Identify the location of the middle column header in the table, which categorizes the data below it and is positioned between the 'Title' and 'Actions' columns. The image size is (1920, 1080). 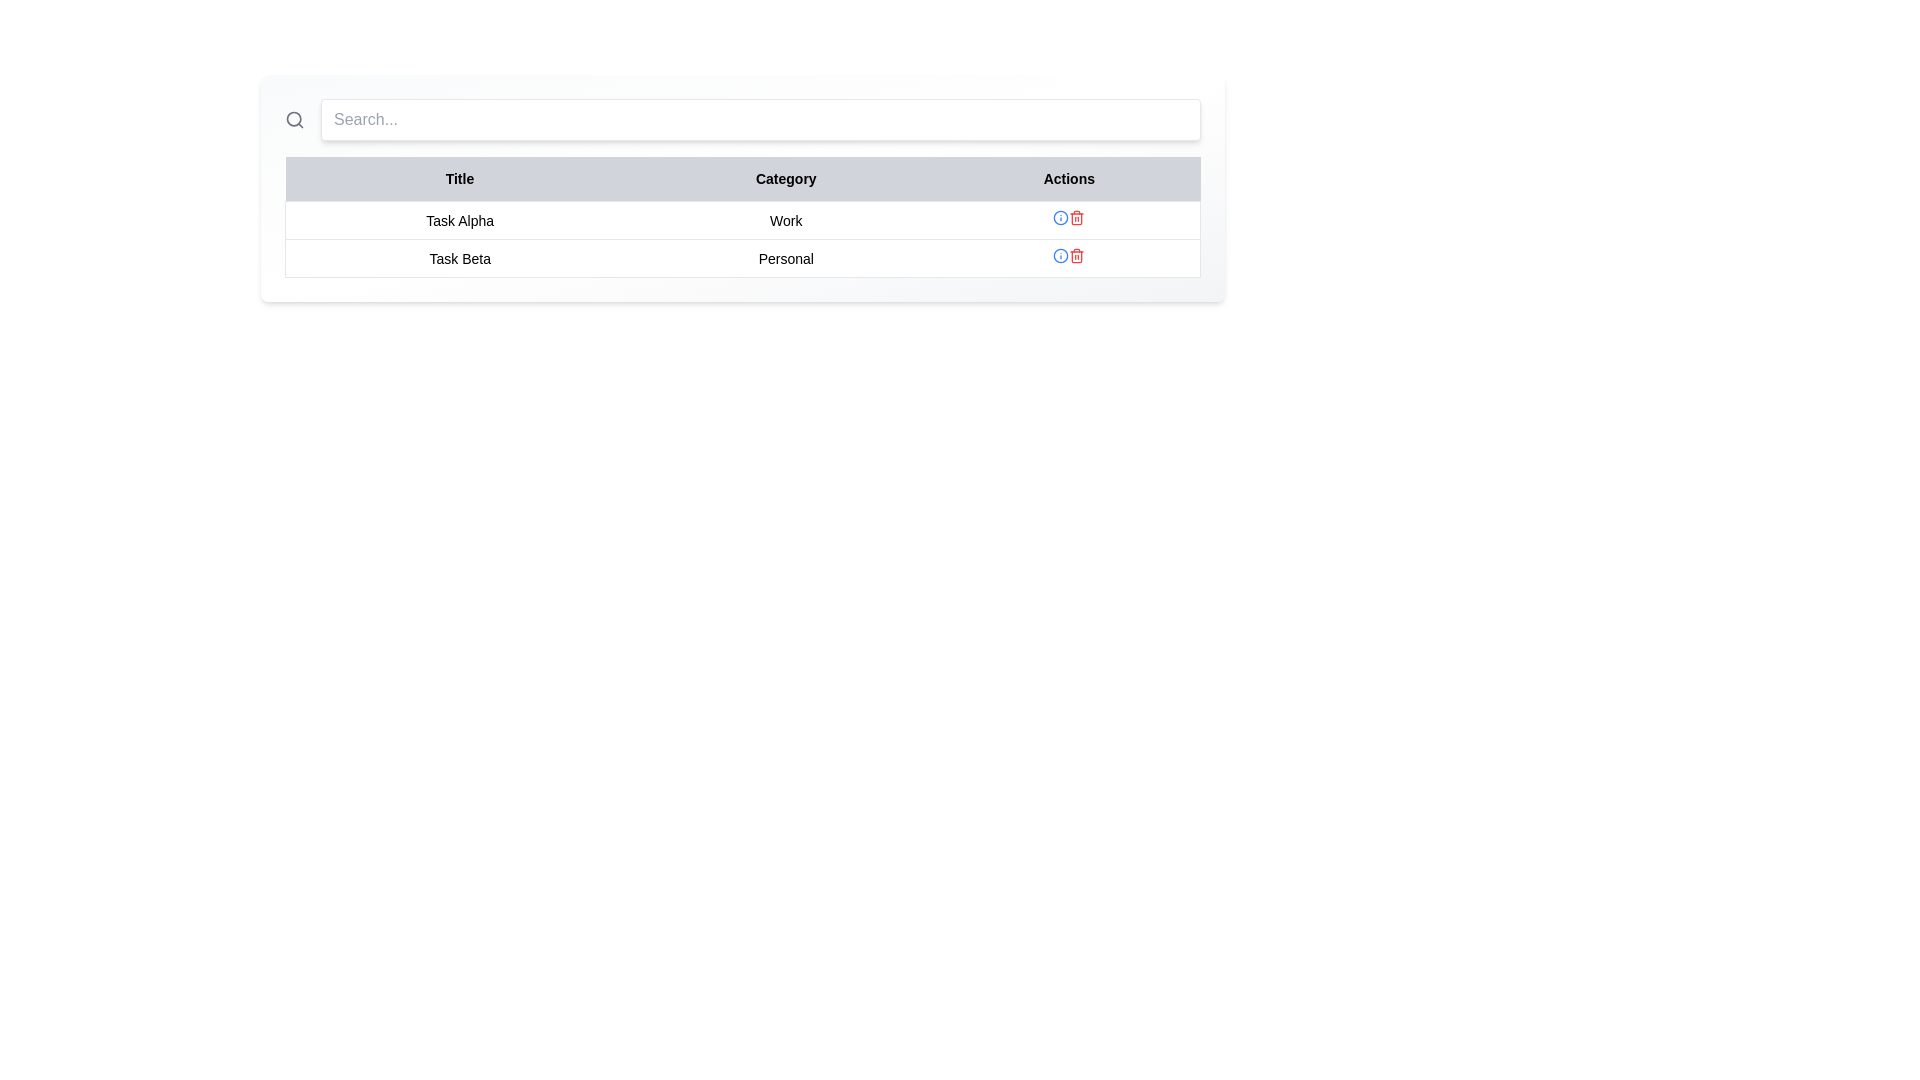
(785, 178).